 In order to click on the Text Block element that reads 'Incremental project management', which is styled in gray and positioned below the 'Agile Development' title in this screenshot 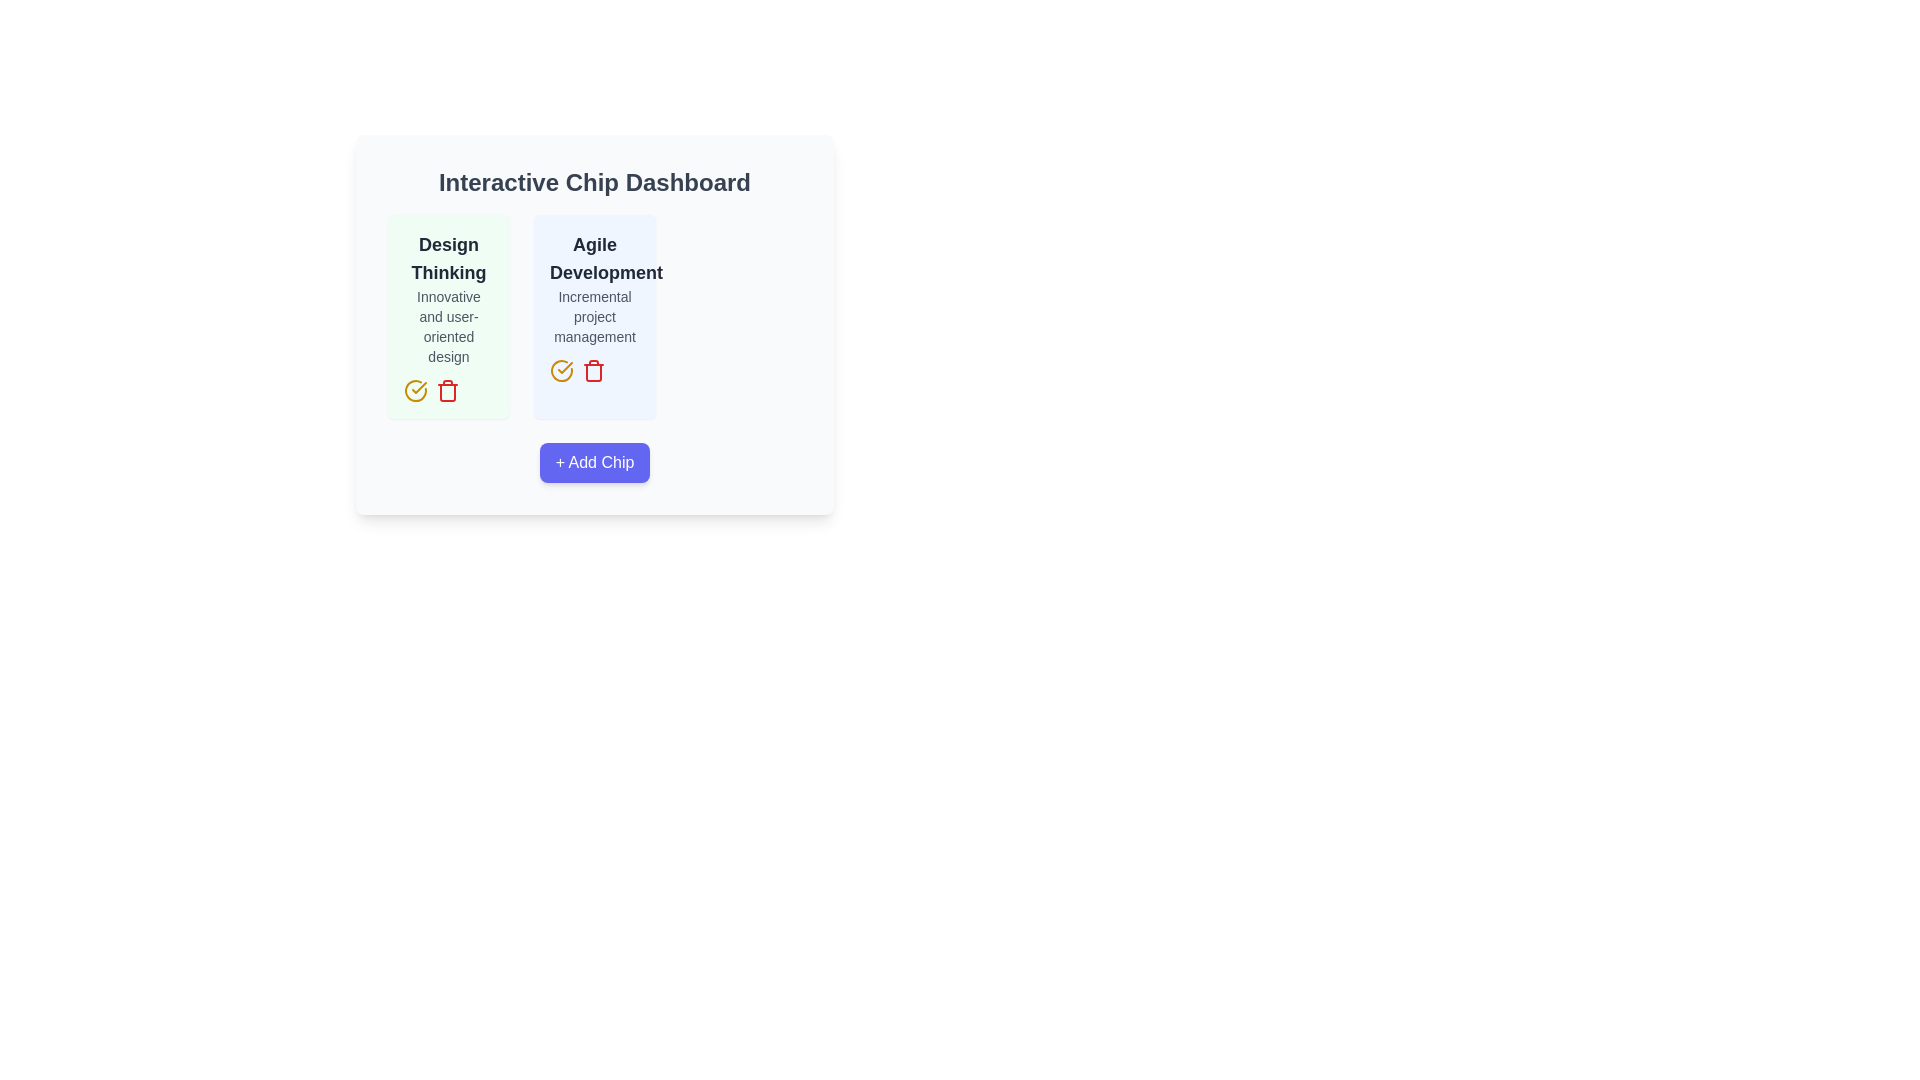, I will do `click(594, 315)`.